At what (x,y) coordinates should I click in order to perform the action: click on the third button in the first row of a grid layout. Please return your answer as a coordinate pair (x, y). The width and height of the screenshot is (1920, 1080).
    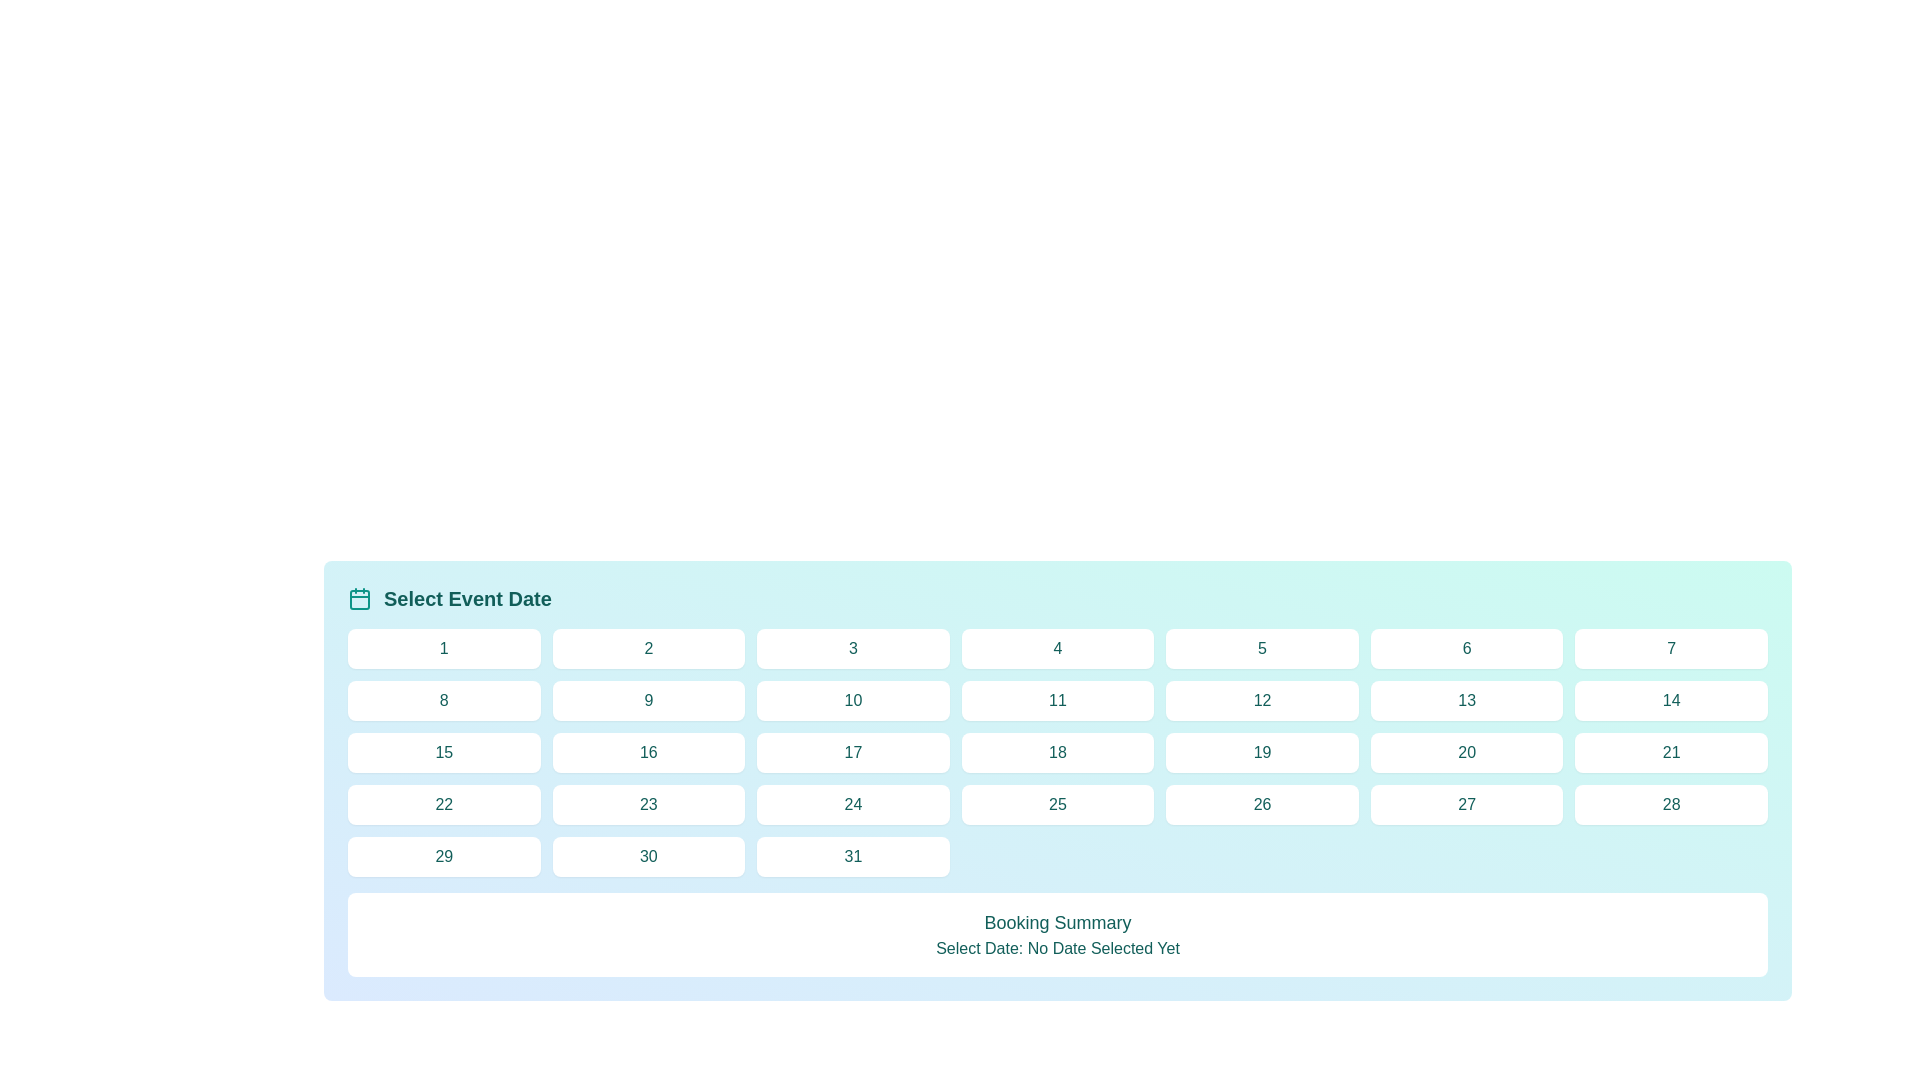
    Looking at the image, I should click on (853, 648).